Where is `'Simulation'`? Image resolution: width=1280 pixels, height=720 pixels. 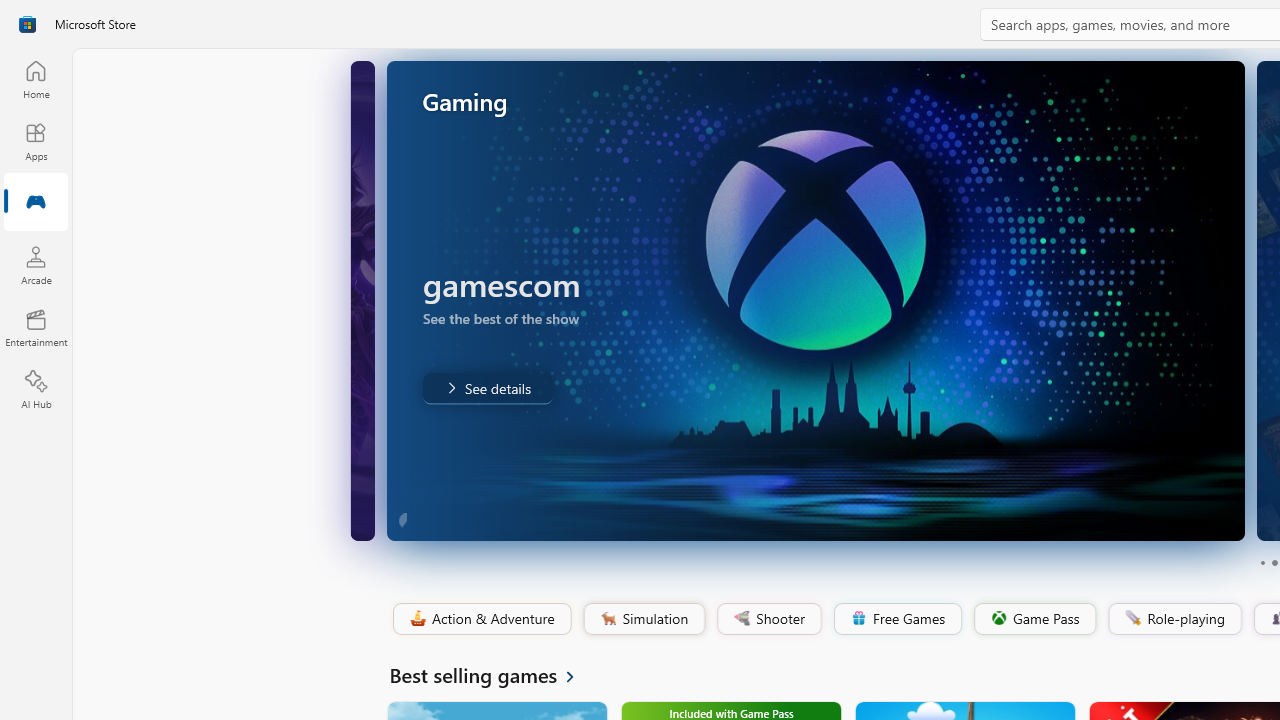 'Simulation' is located at coordinates (643, 618).